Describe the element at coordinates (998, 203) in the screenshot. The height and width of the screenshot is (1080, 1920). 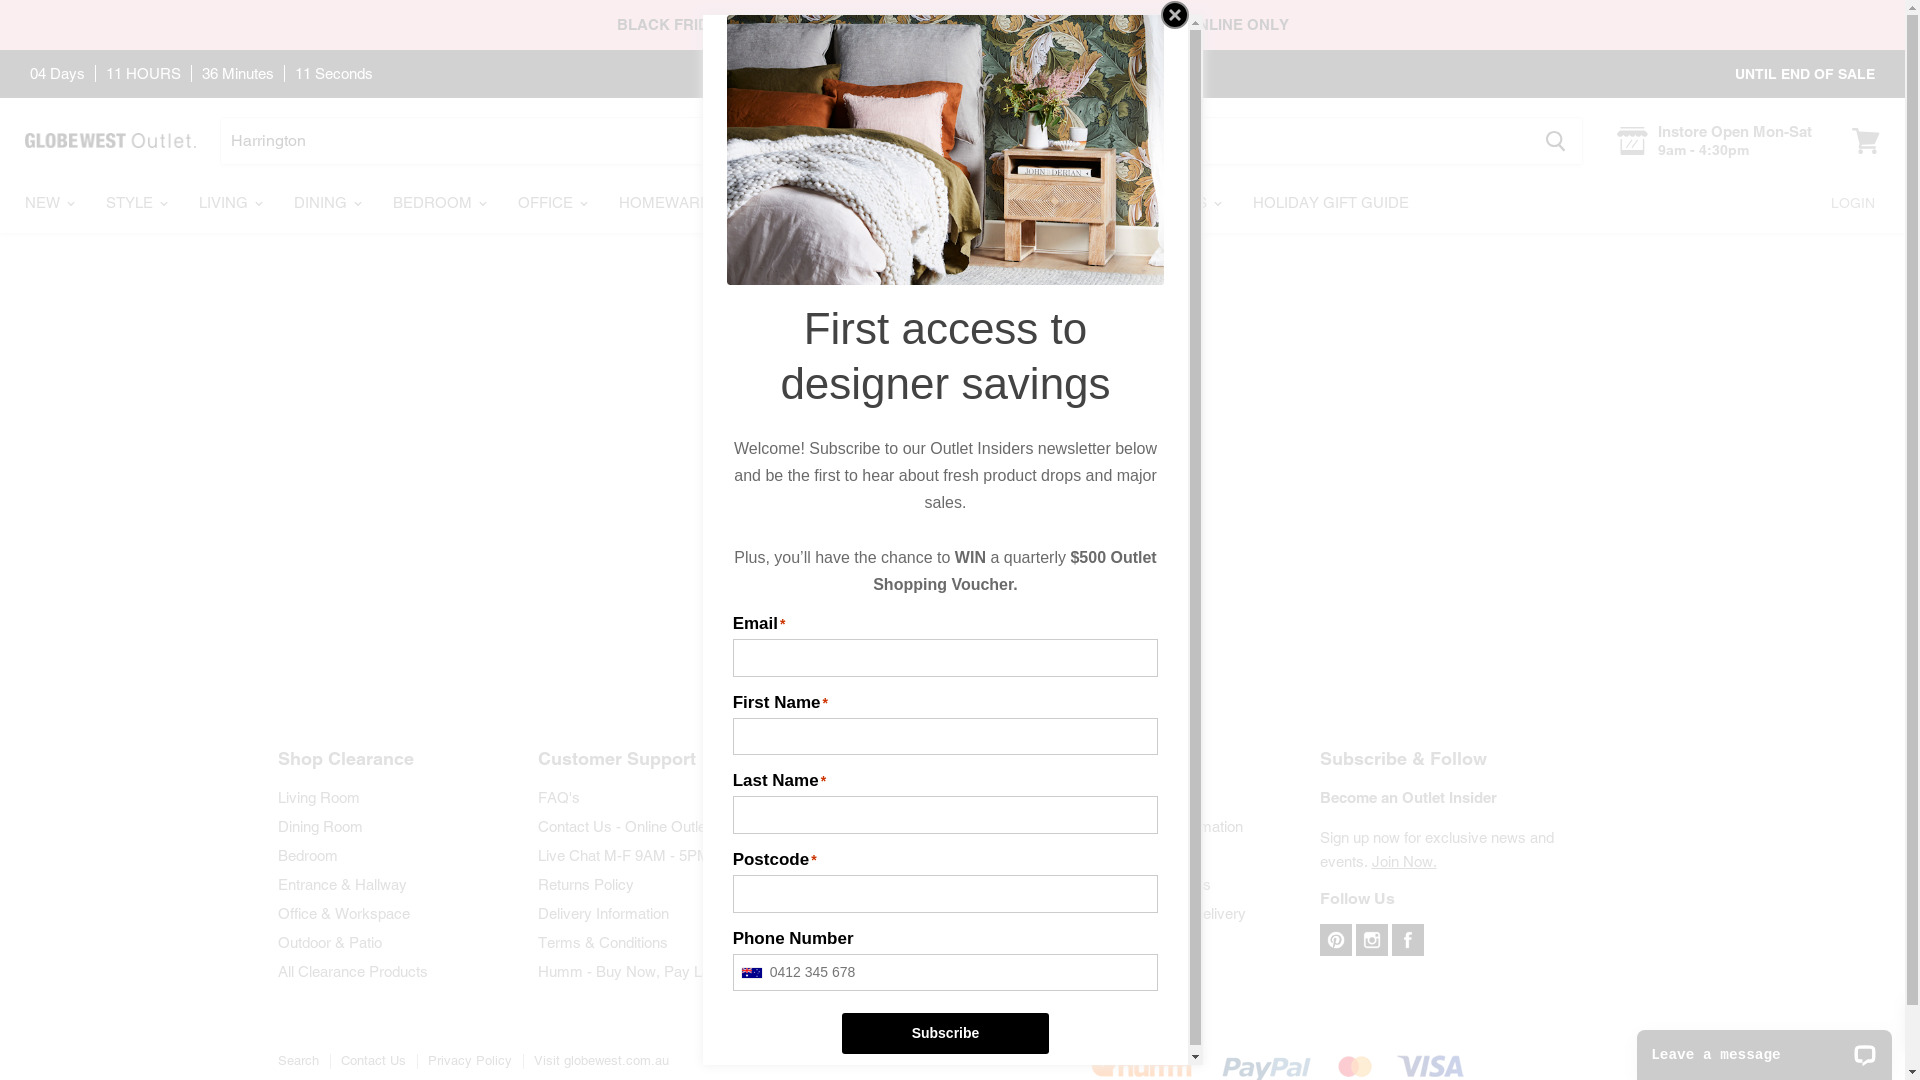
I see `'OFFERS'` at that location.